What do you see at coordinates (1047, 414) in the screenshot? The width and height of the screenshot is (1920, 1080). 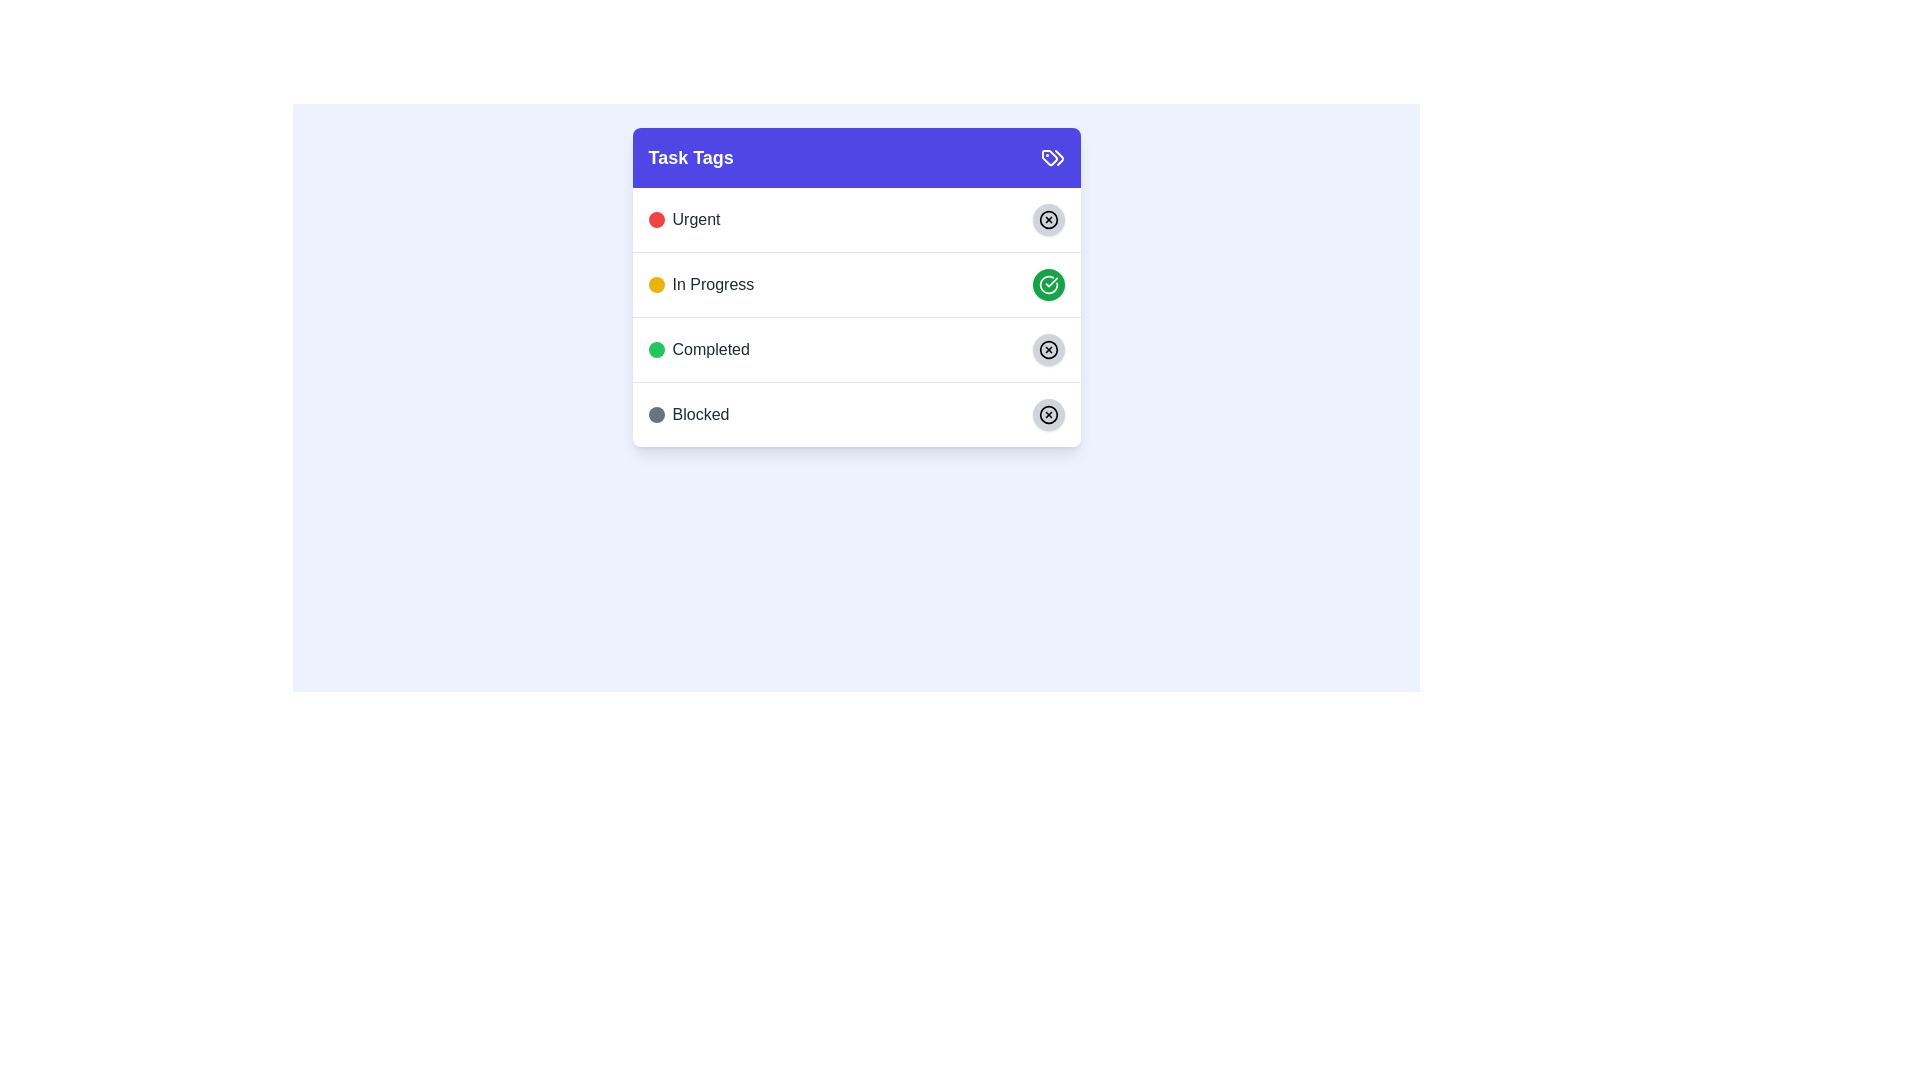 I see `the circular icon representing the 'Blocked' task status located in the fourth row of the Task Tags interface` at bounding box center [1047, 414].